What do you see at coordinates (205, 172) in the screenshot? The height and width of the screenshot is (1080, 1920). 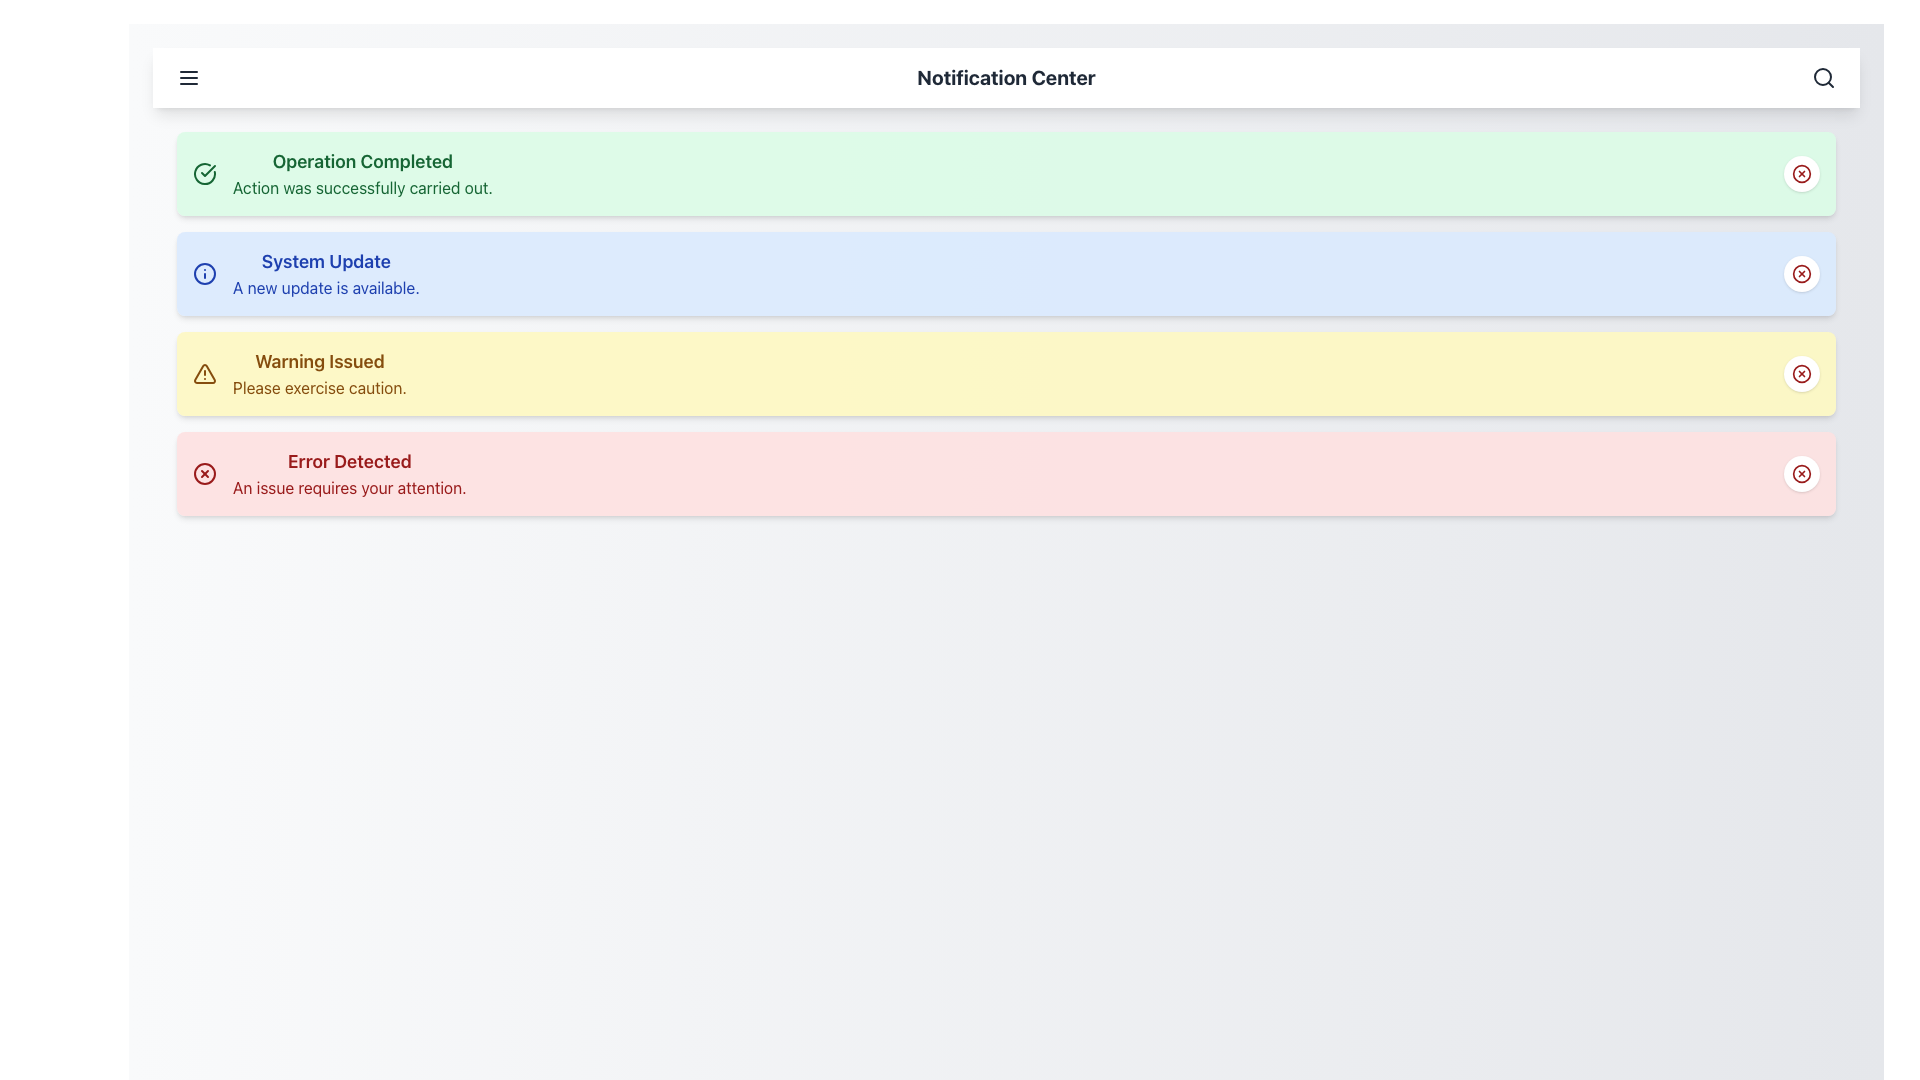 I see `the circular outline of the checkmark icon indicating successful completion, located to the left of the 'Operation Completed' notification box` at bounding box center [205, 172].